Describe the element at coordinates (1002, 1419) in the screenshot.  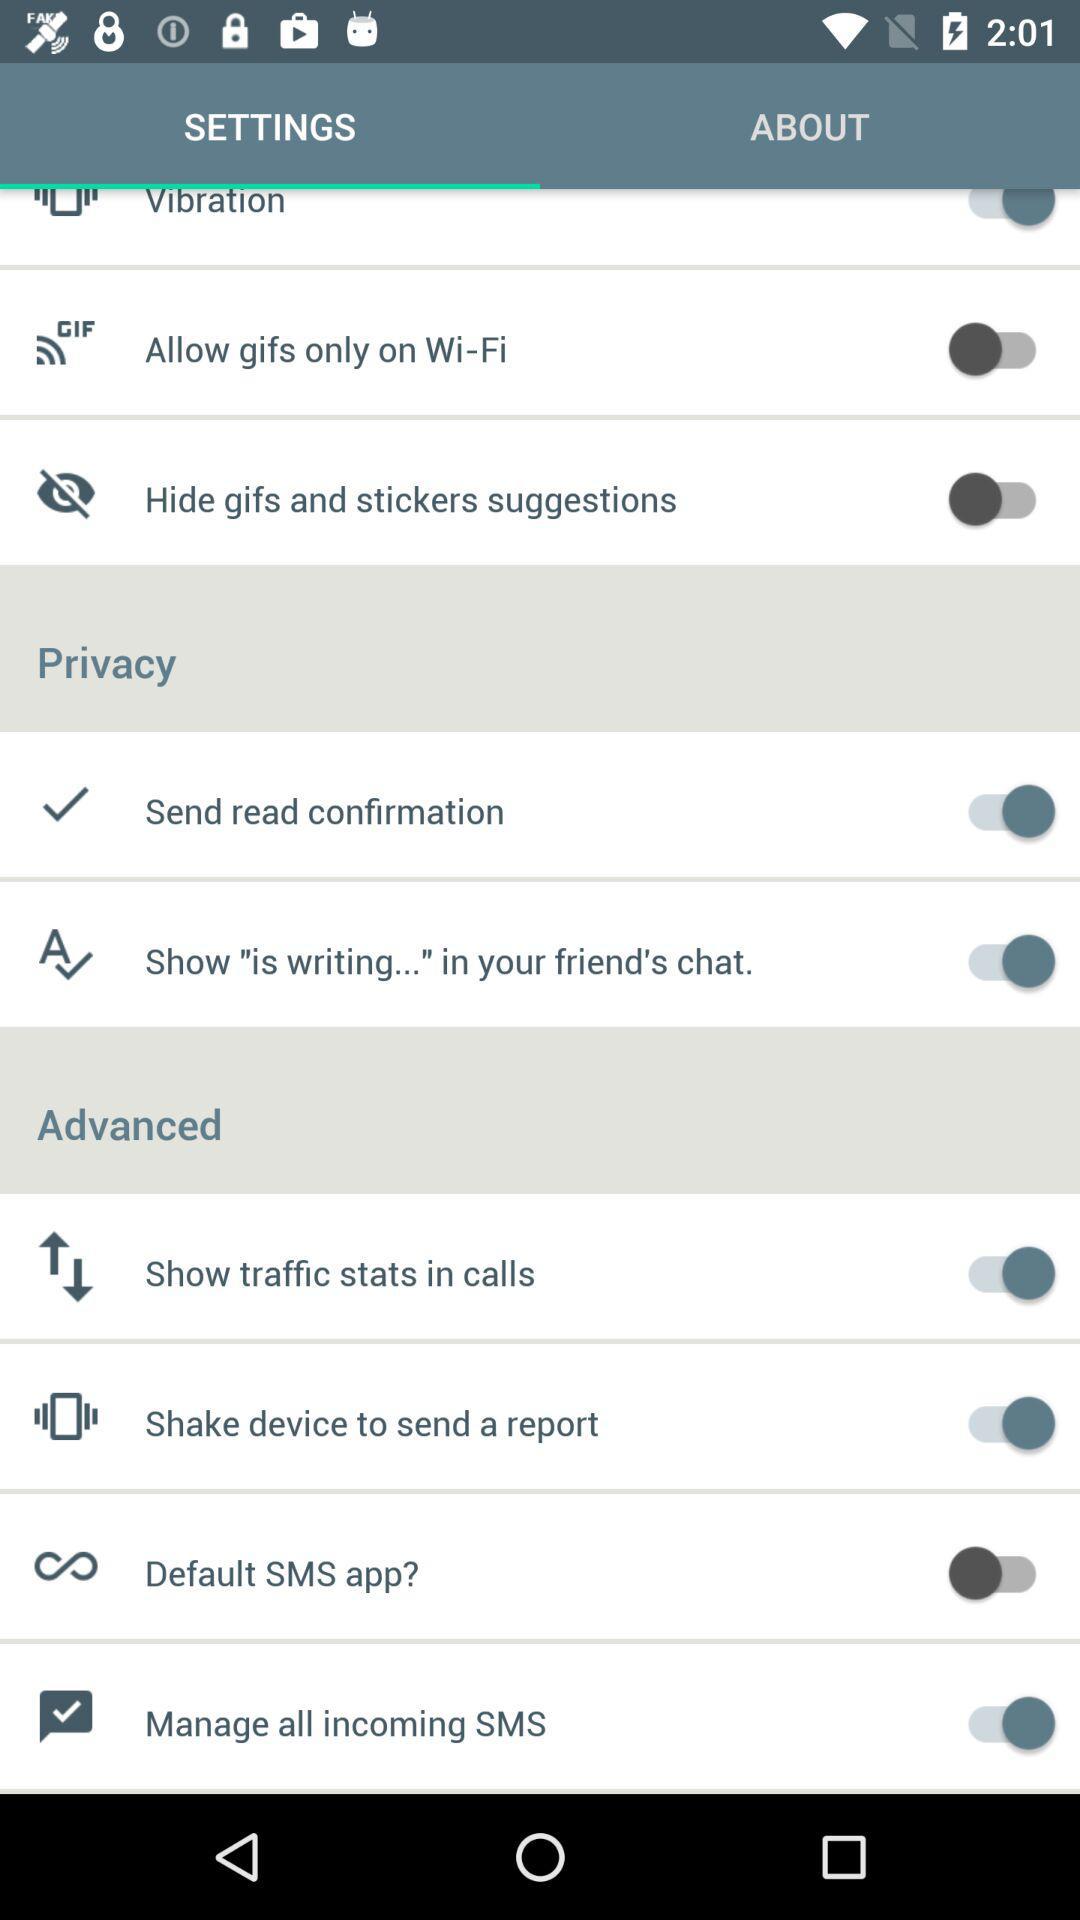
I see `shake device to send report` at that location.